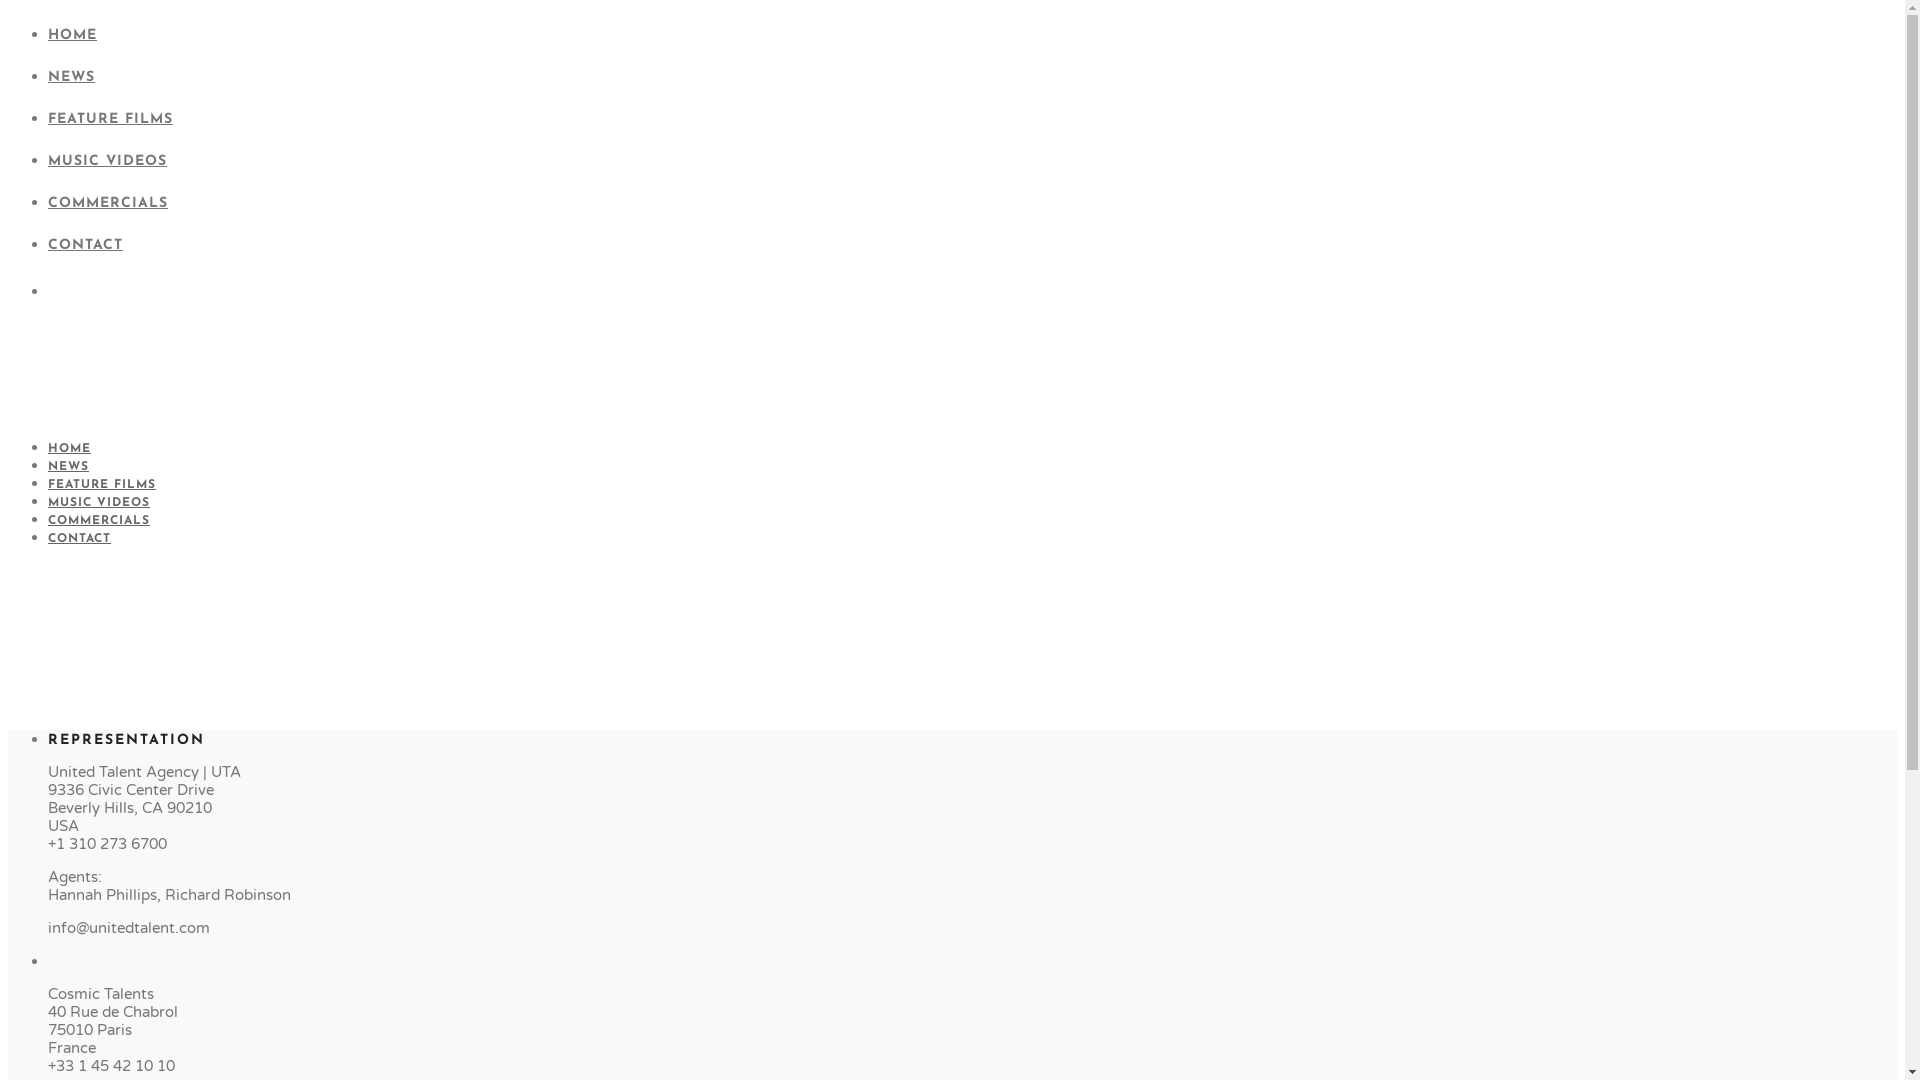  I want to click on 'HOME', so click(72, 35).